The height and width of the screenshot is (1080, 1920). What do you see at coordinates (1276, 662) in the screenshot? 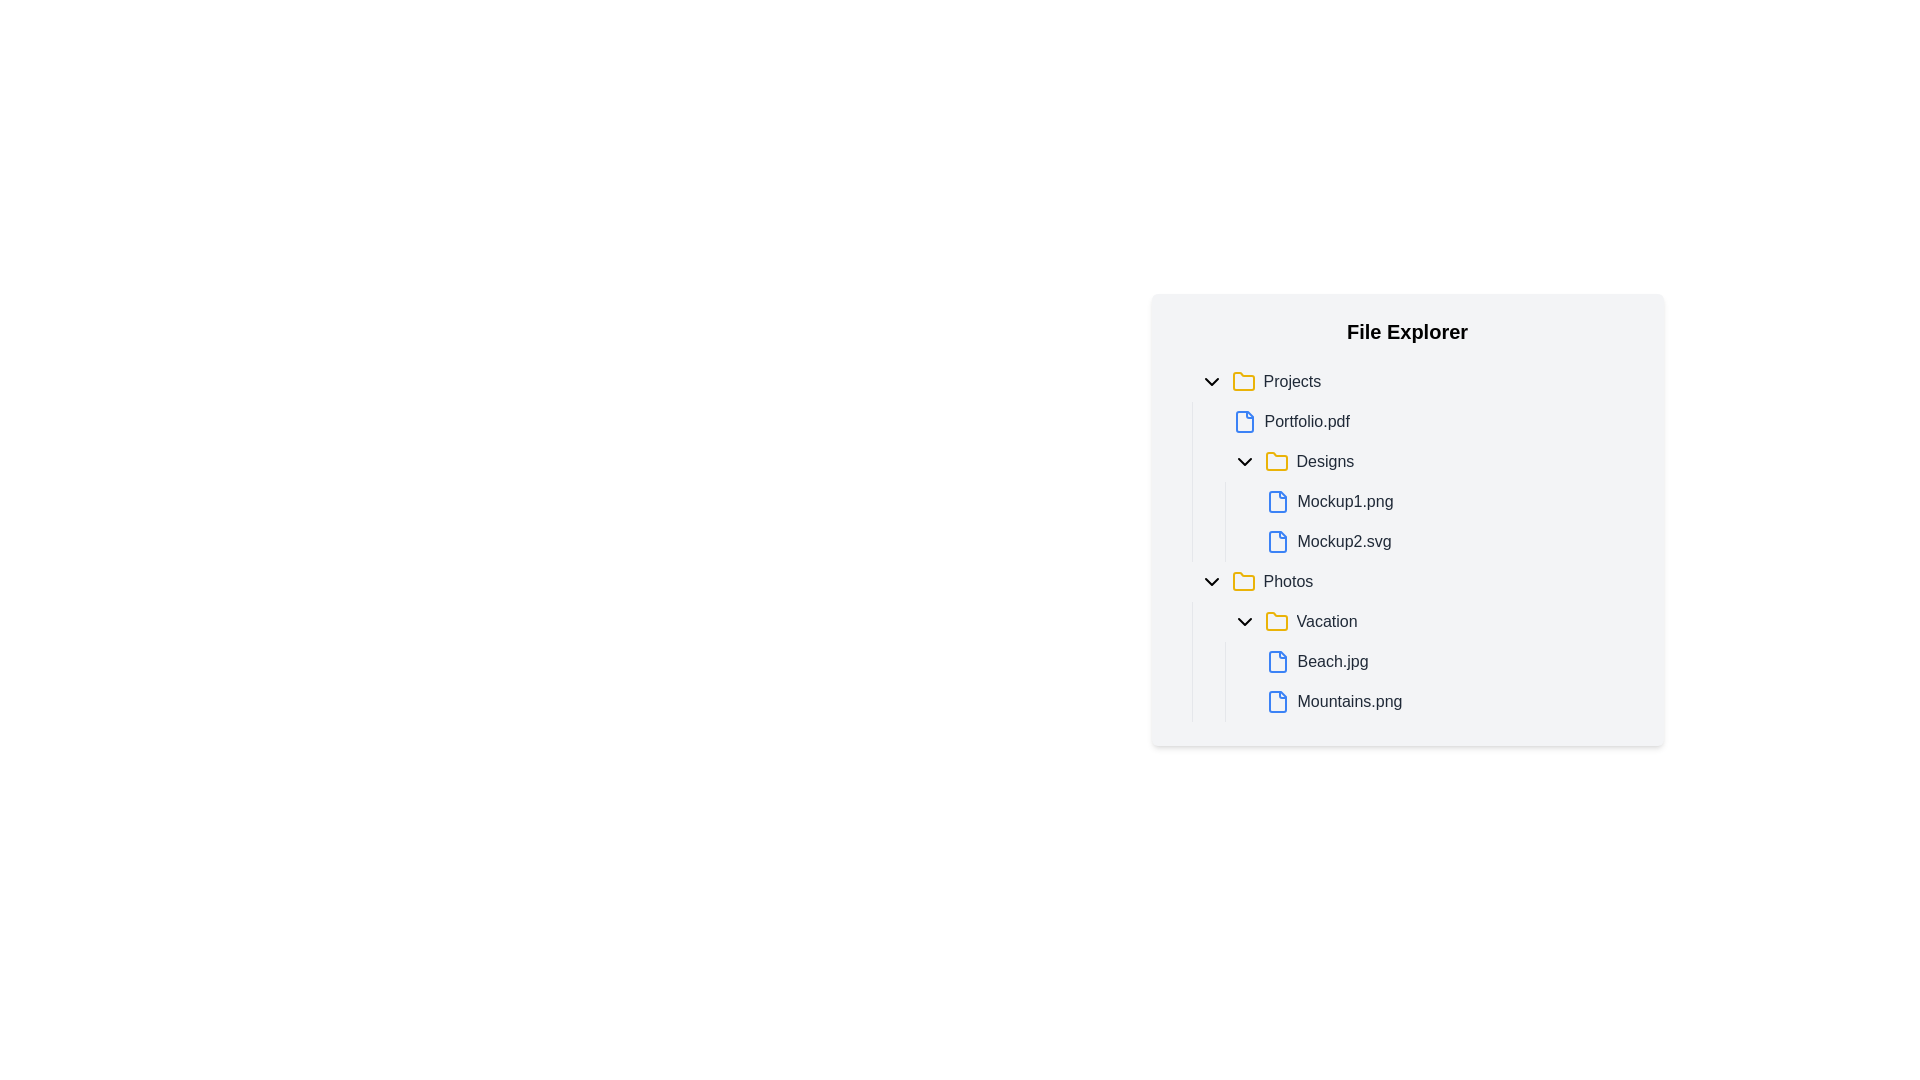
I see `the document icon with a folded top-right corner, which is adjacent to the label 'Beach.jpg' in the 'Vacation' folder within the 'File Explorer' panel` at bounding box center [1276, 662].